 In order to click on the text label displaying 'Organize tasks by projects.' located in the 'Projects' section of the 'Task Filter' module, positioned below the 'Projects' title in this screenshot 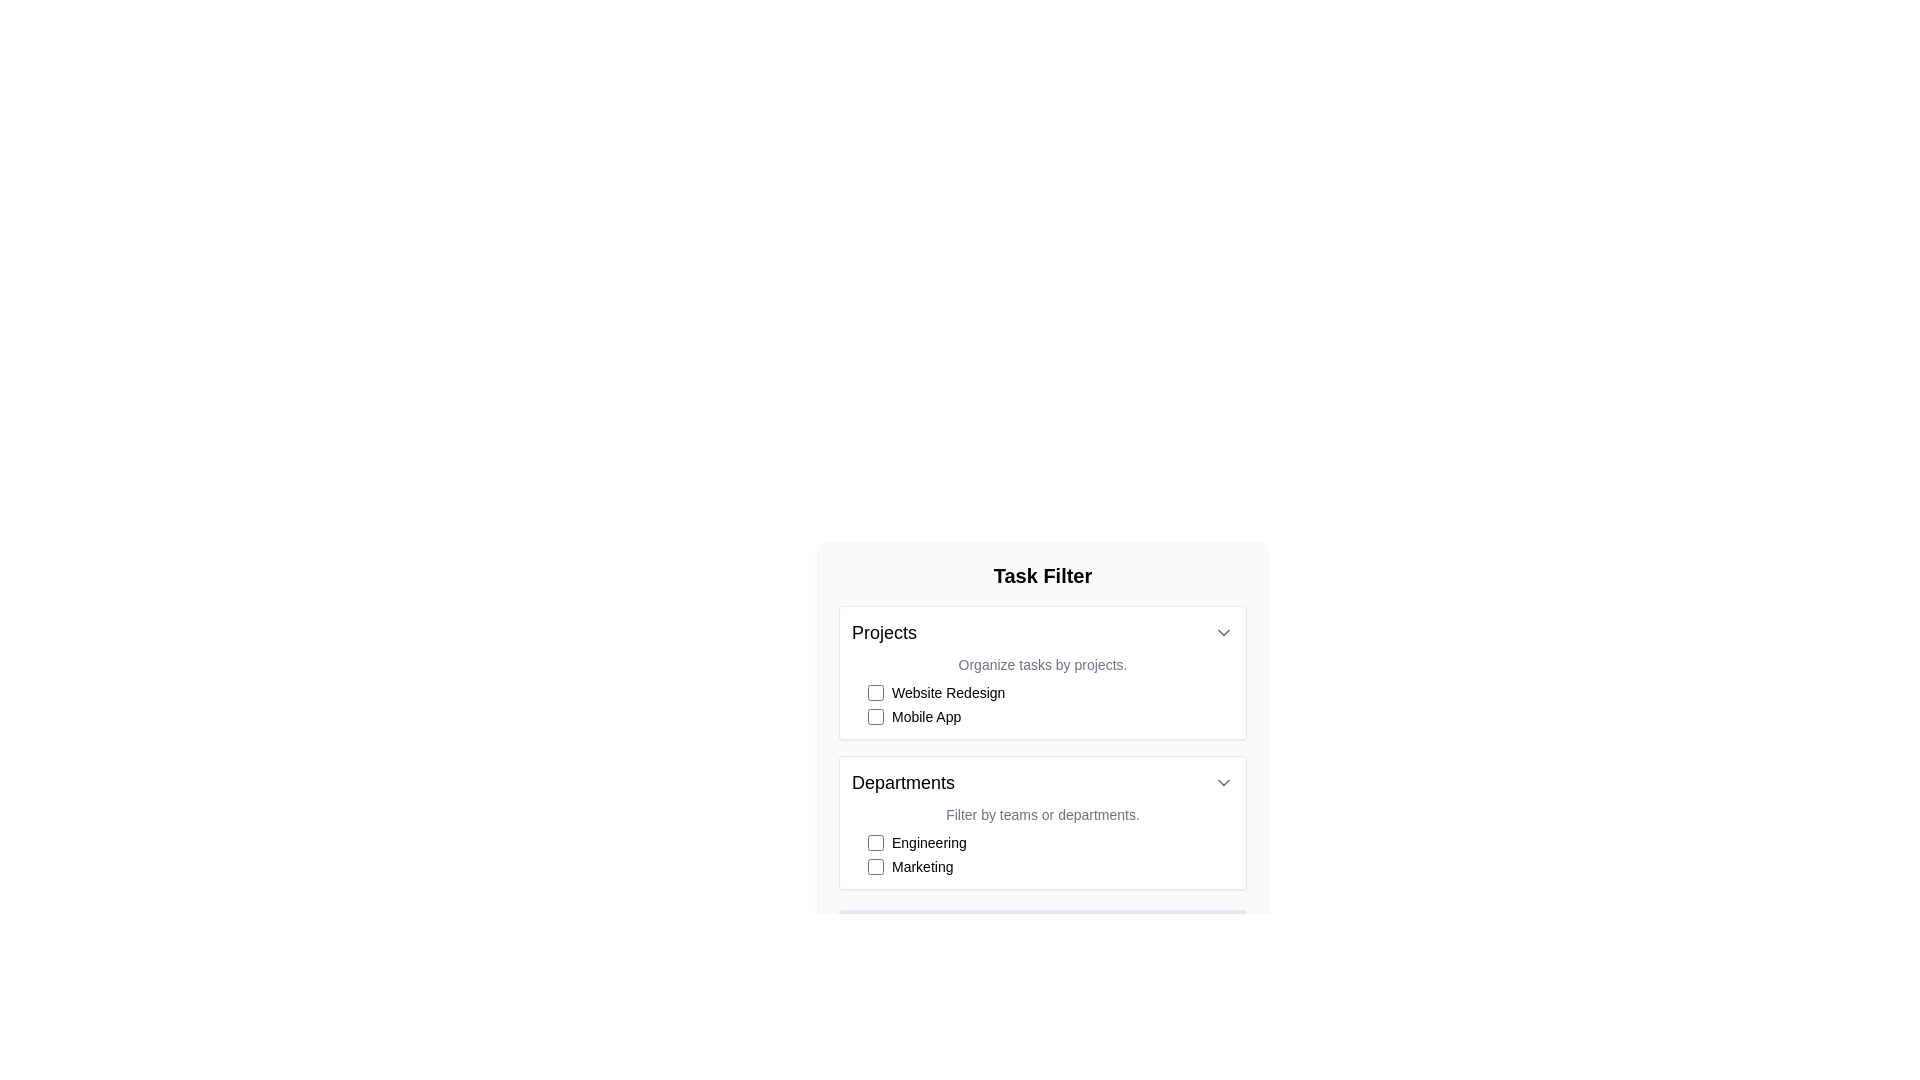, I will do `click(1041, 664)`.